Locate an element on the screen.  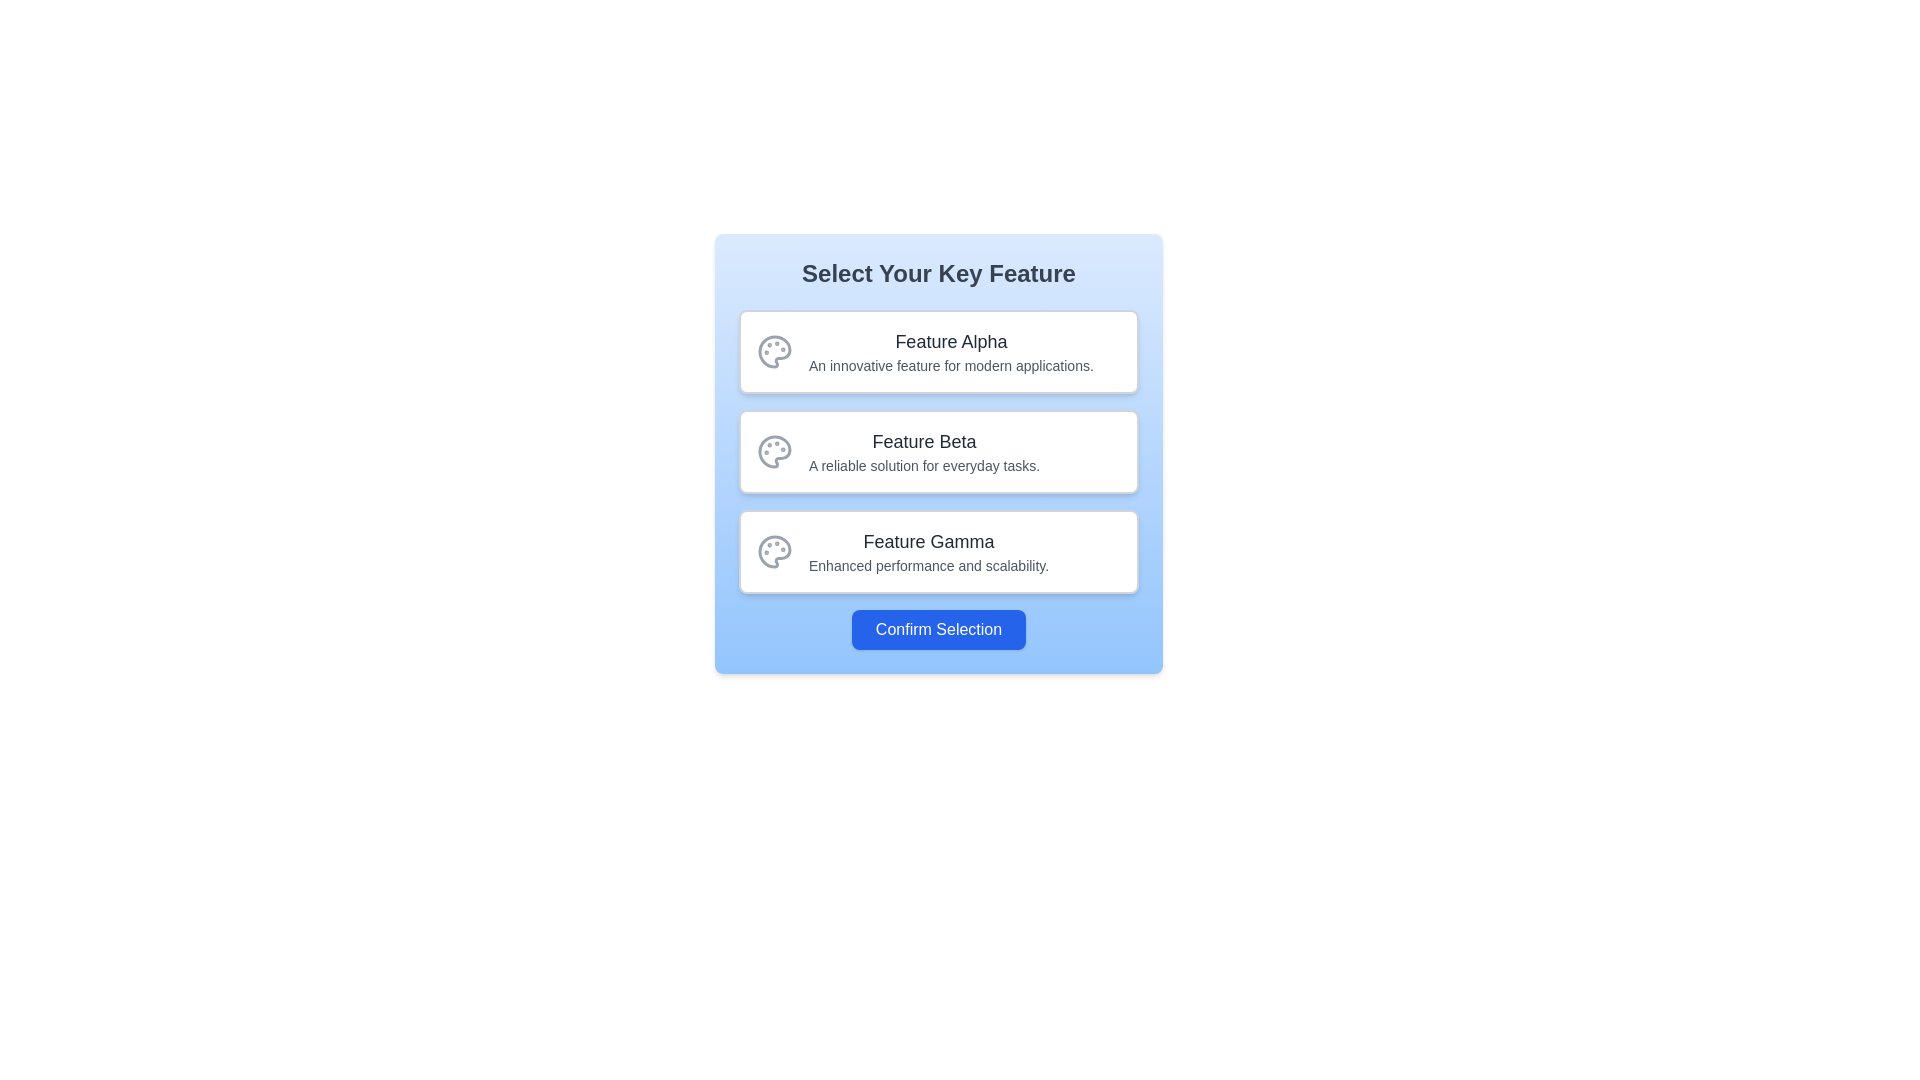
the 'Feature Beta' icon which is centrally aligned within the second option of a vertical list, distinguishing it by its unique shape is located at coordinates (773, 451).